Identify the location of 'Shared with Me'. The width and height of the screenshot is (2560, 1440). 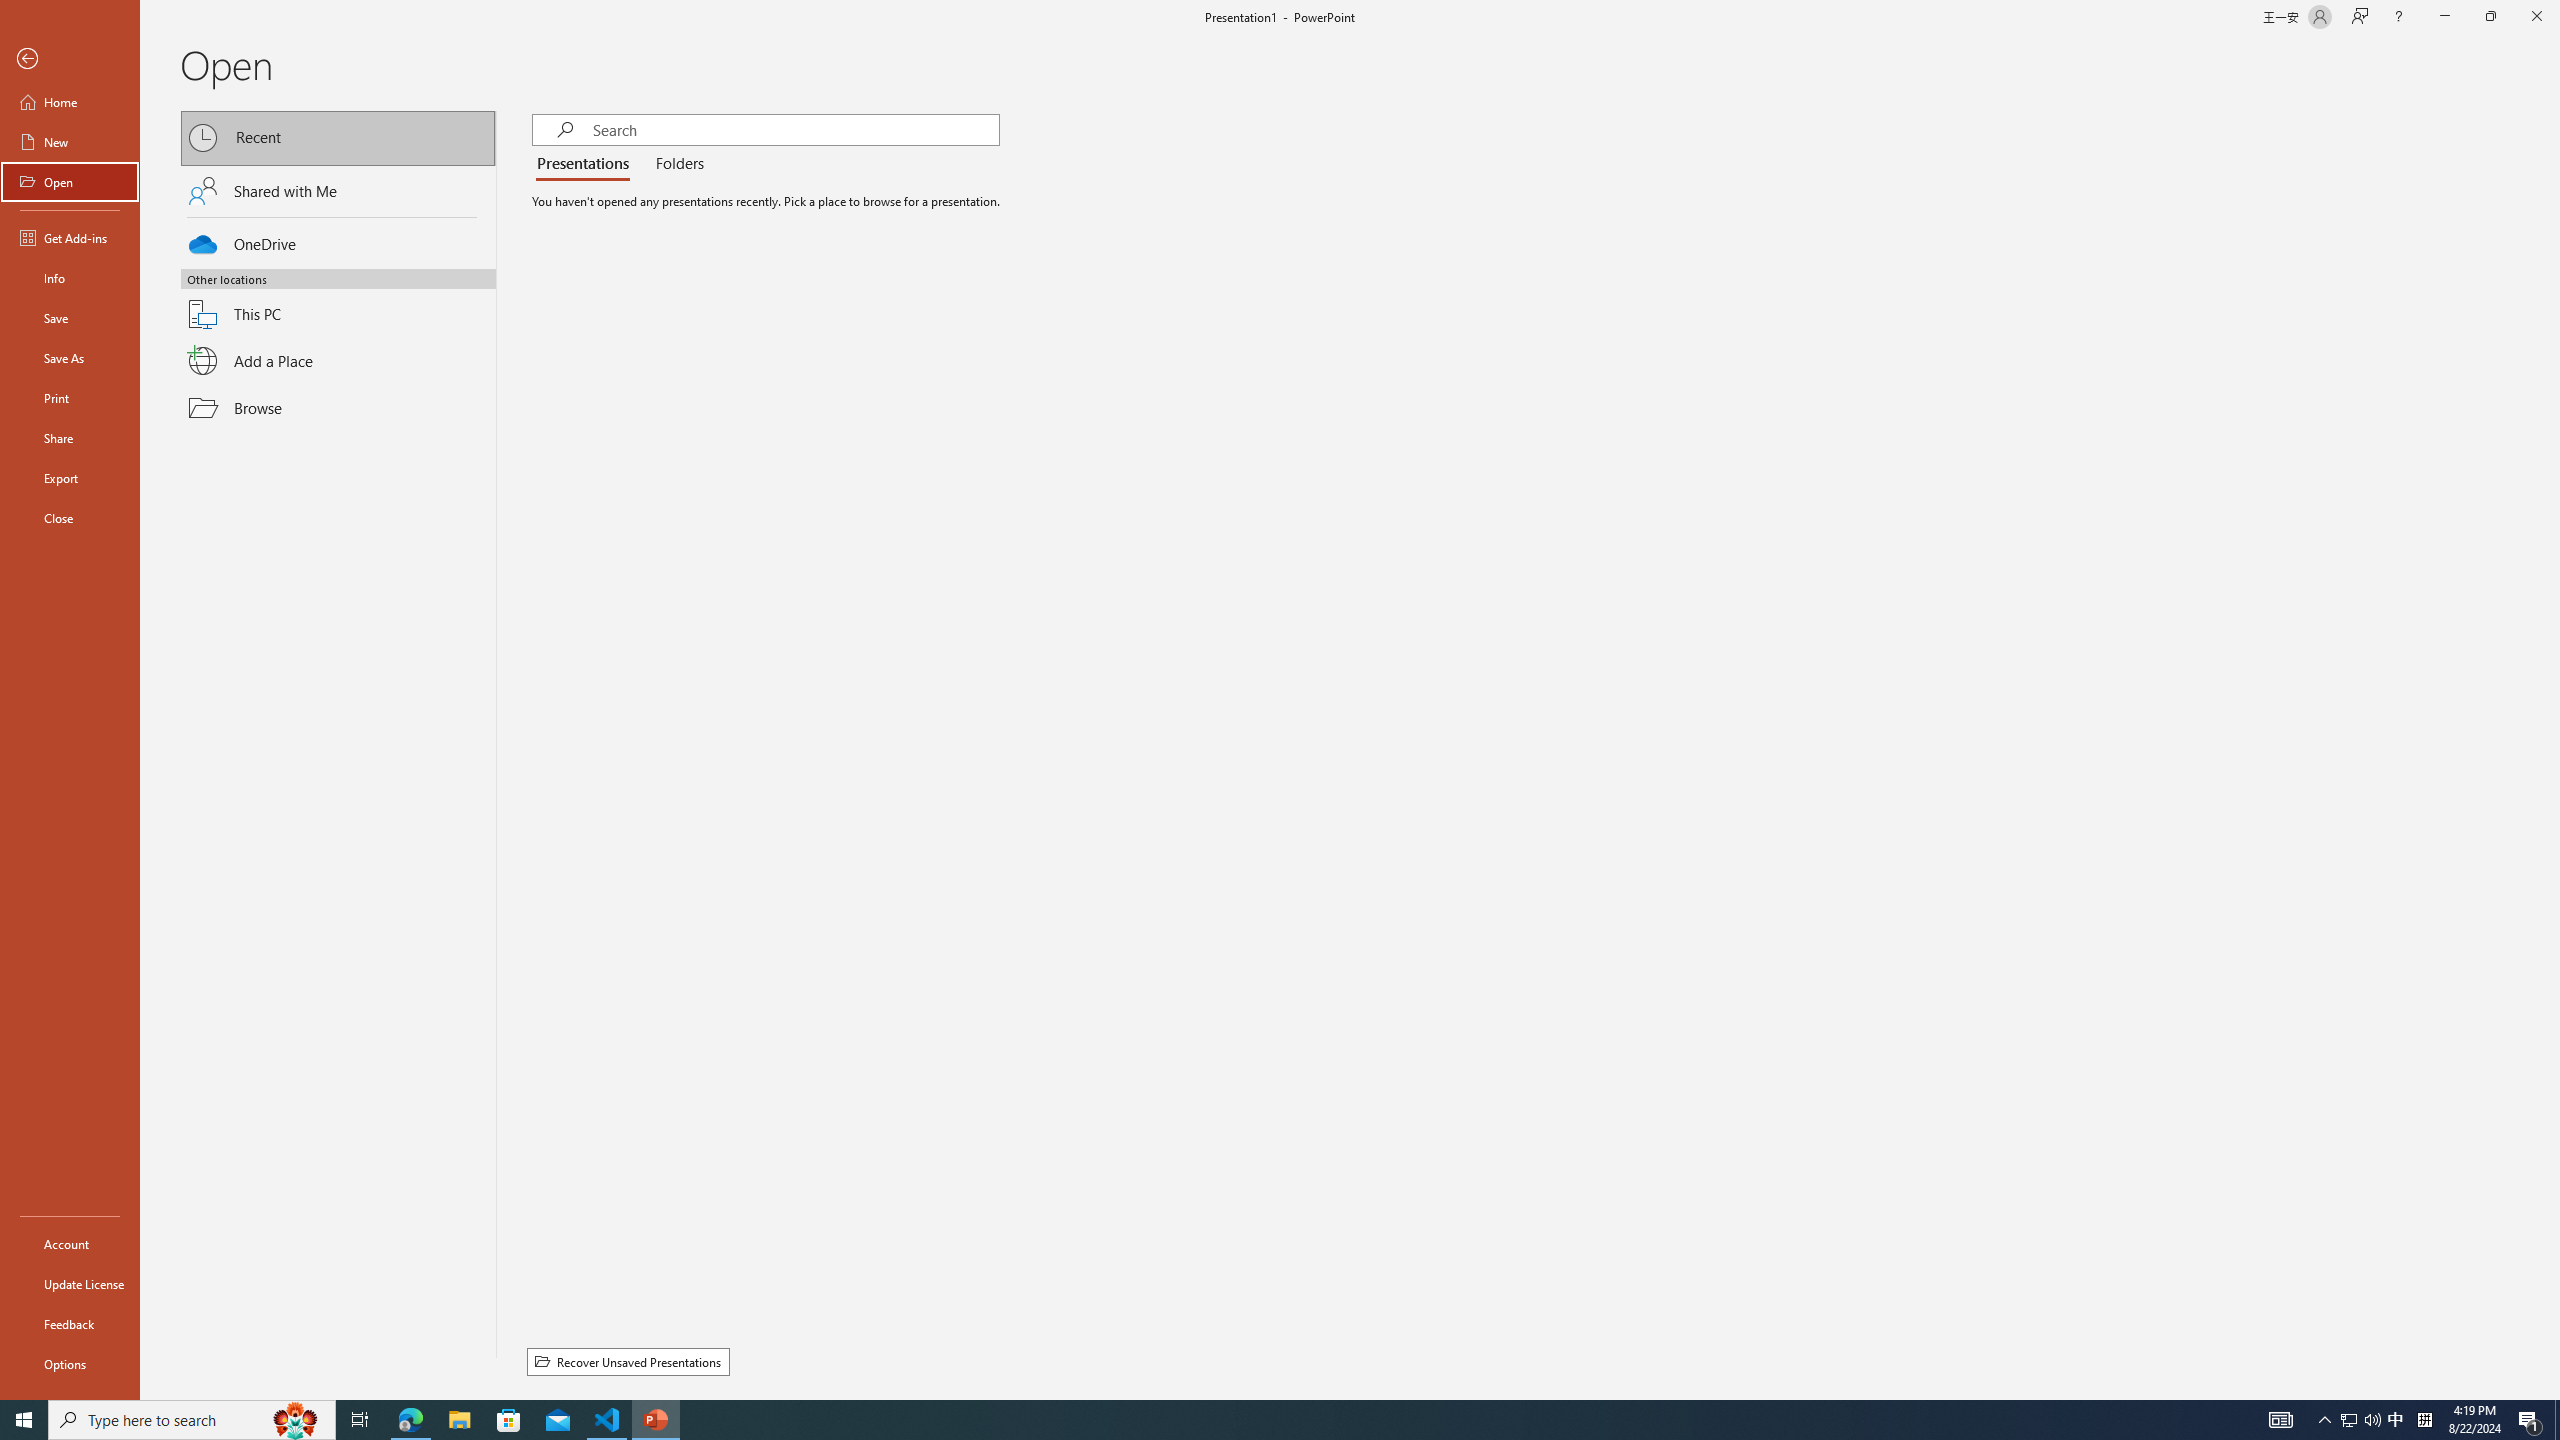
(338, 189).